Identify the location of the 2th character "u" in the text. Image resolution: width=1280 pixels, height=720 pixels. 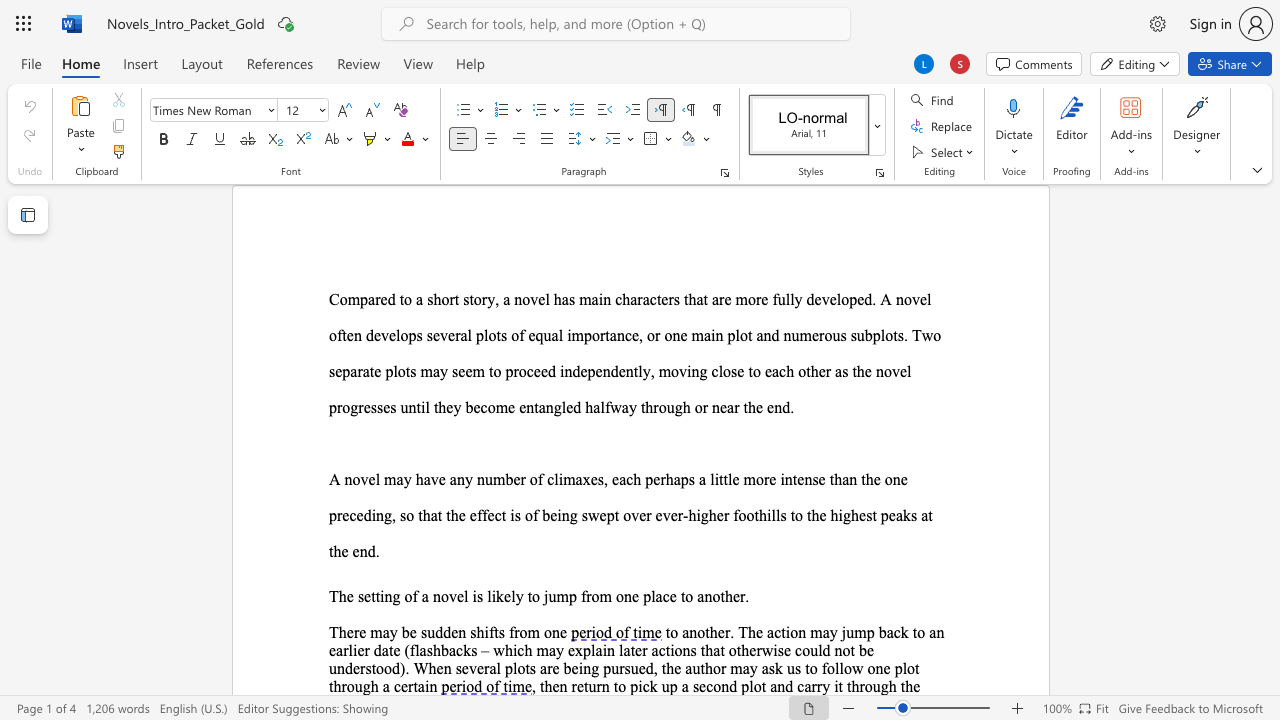
(814, 650).